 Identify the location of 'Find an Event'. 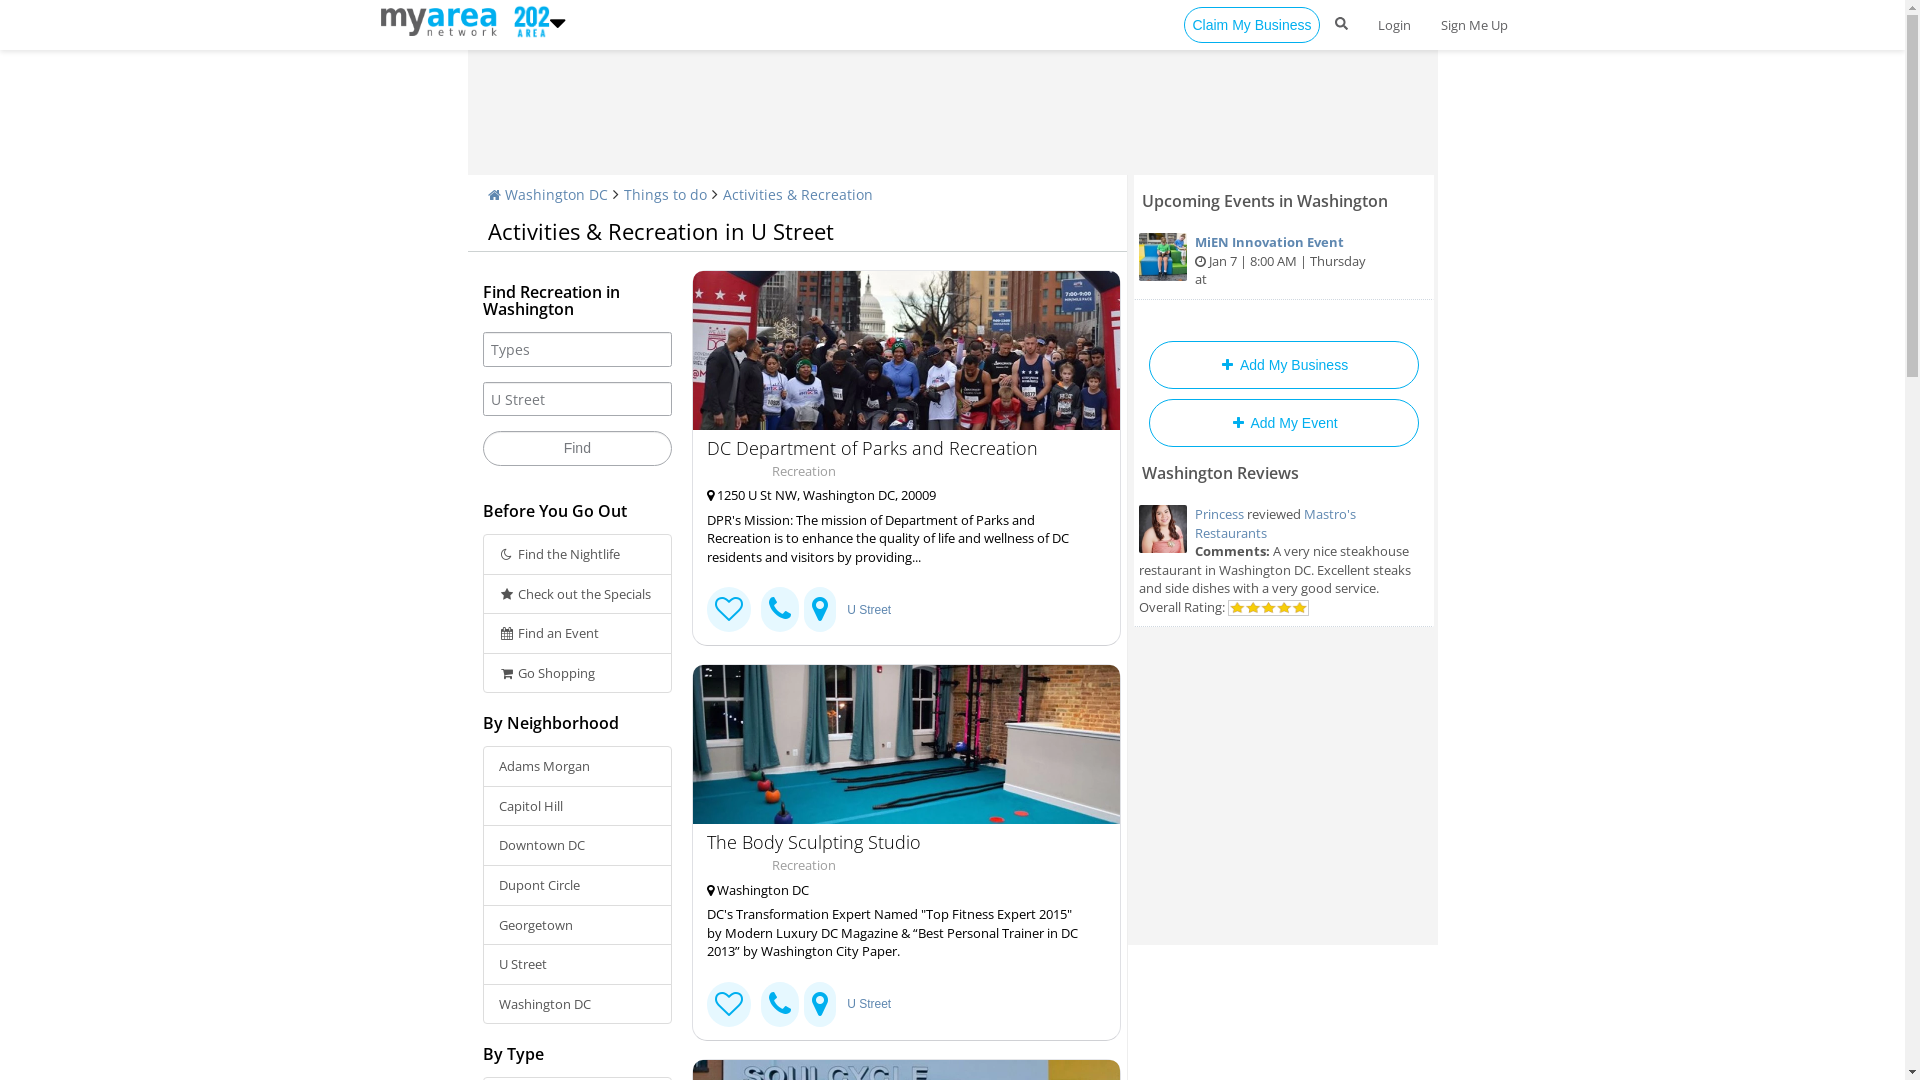
(575, 633).